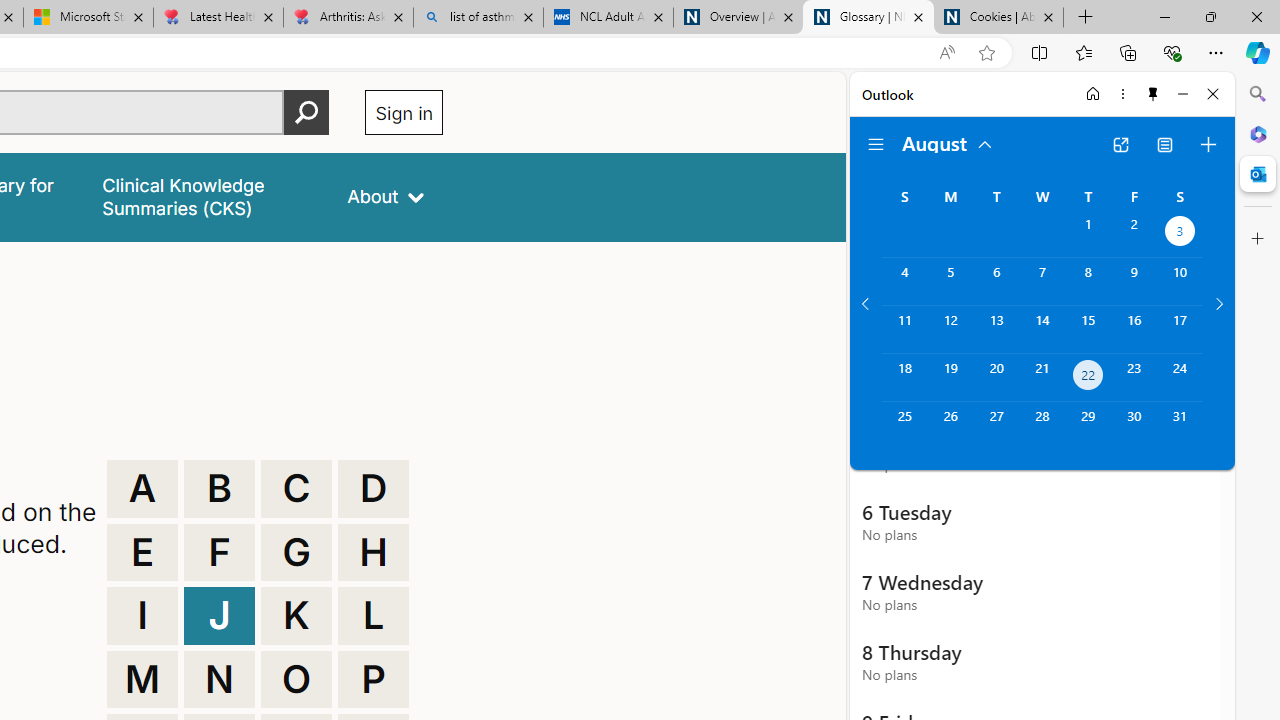  I want to click on 'Friday, August 30, 2024. ', so click(1134, 424).